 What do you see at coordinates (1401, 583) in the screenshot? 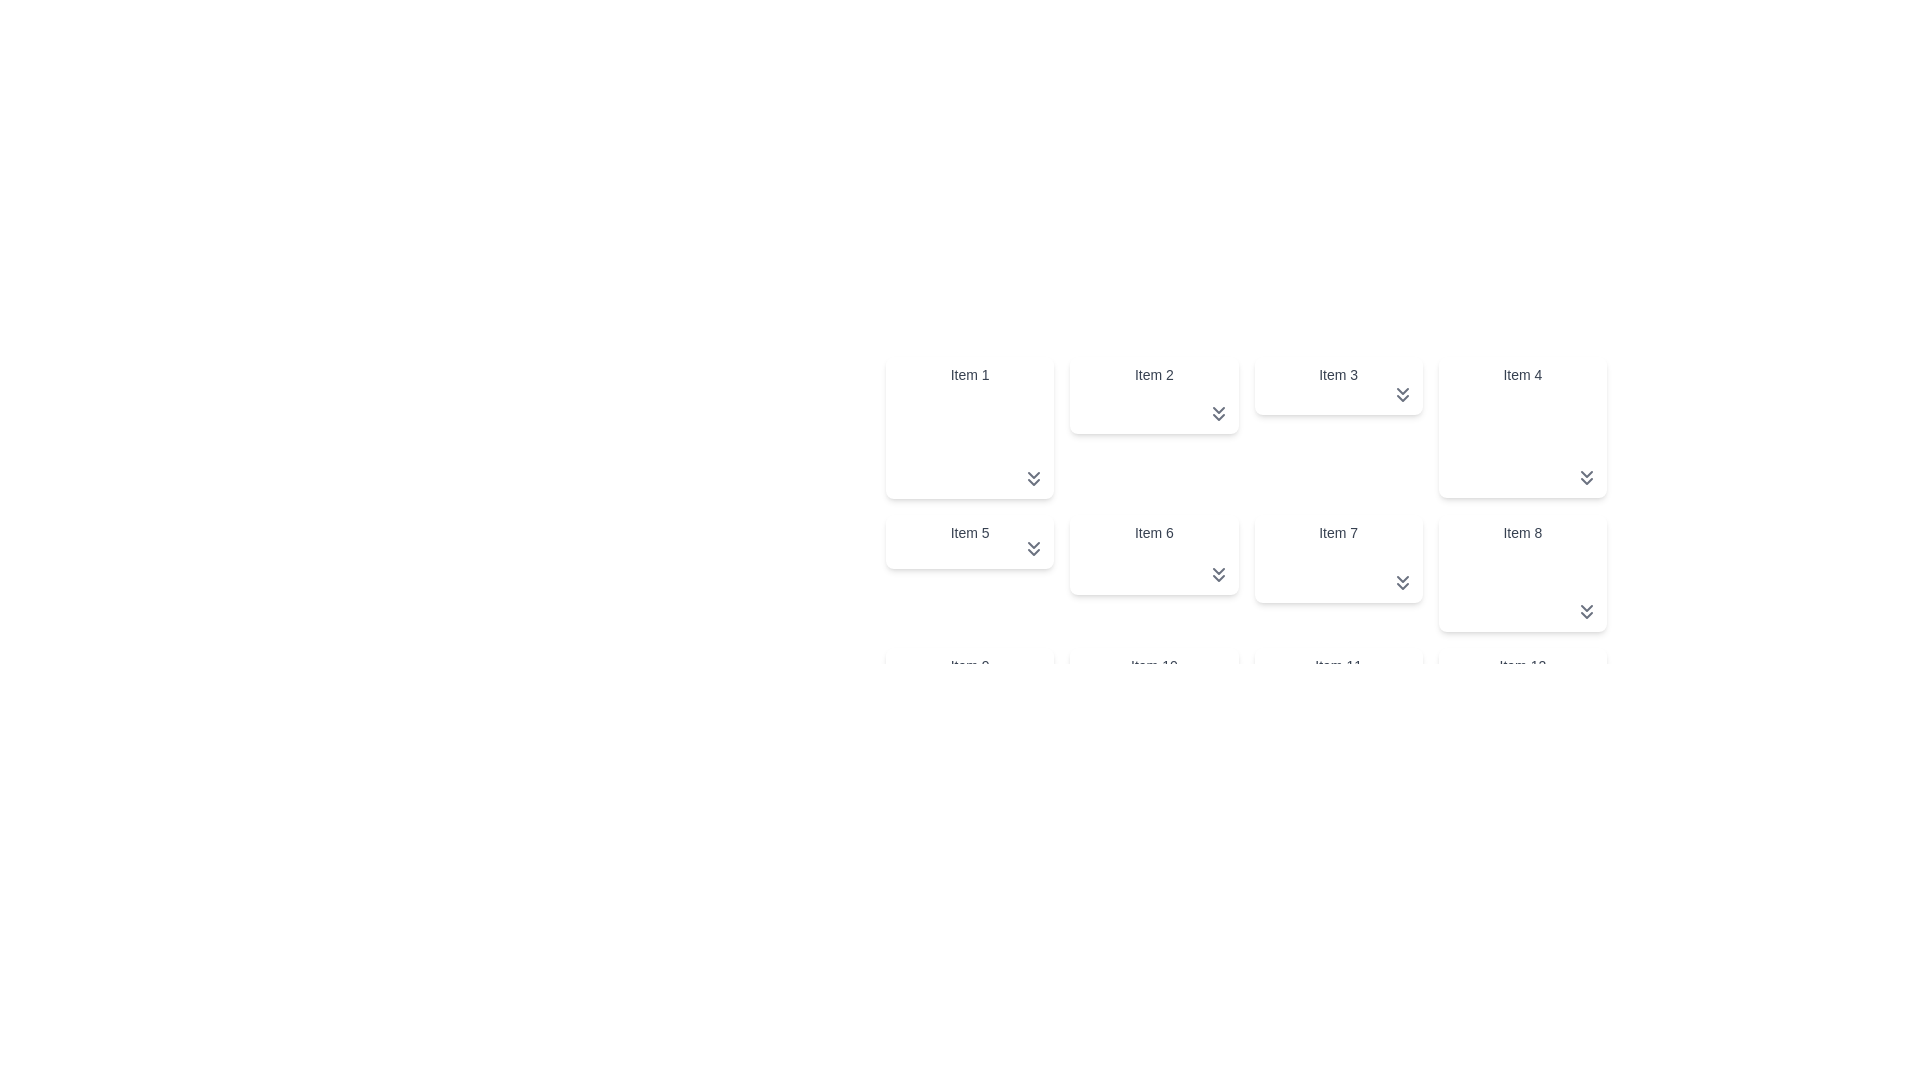
I see `the interactive icon button represented by two downward arrows located in the bottom-right corner of the 'Item 7' card` at bounding box center [1401, 583].